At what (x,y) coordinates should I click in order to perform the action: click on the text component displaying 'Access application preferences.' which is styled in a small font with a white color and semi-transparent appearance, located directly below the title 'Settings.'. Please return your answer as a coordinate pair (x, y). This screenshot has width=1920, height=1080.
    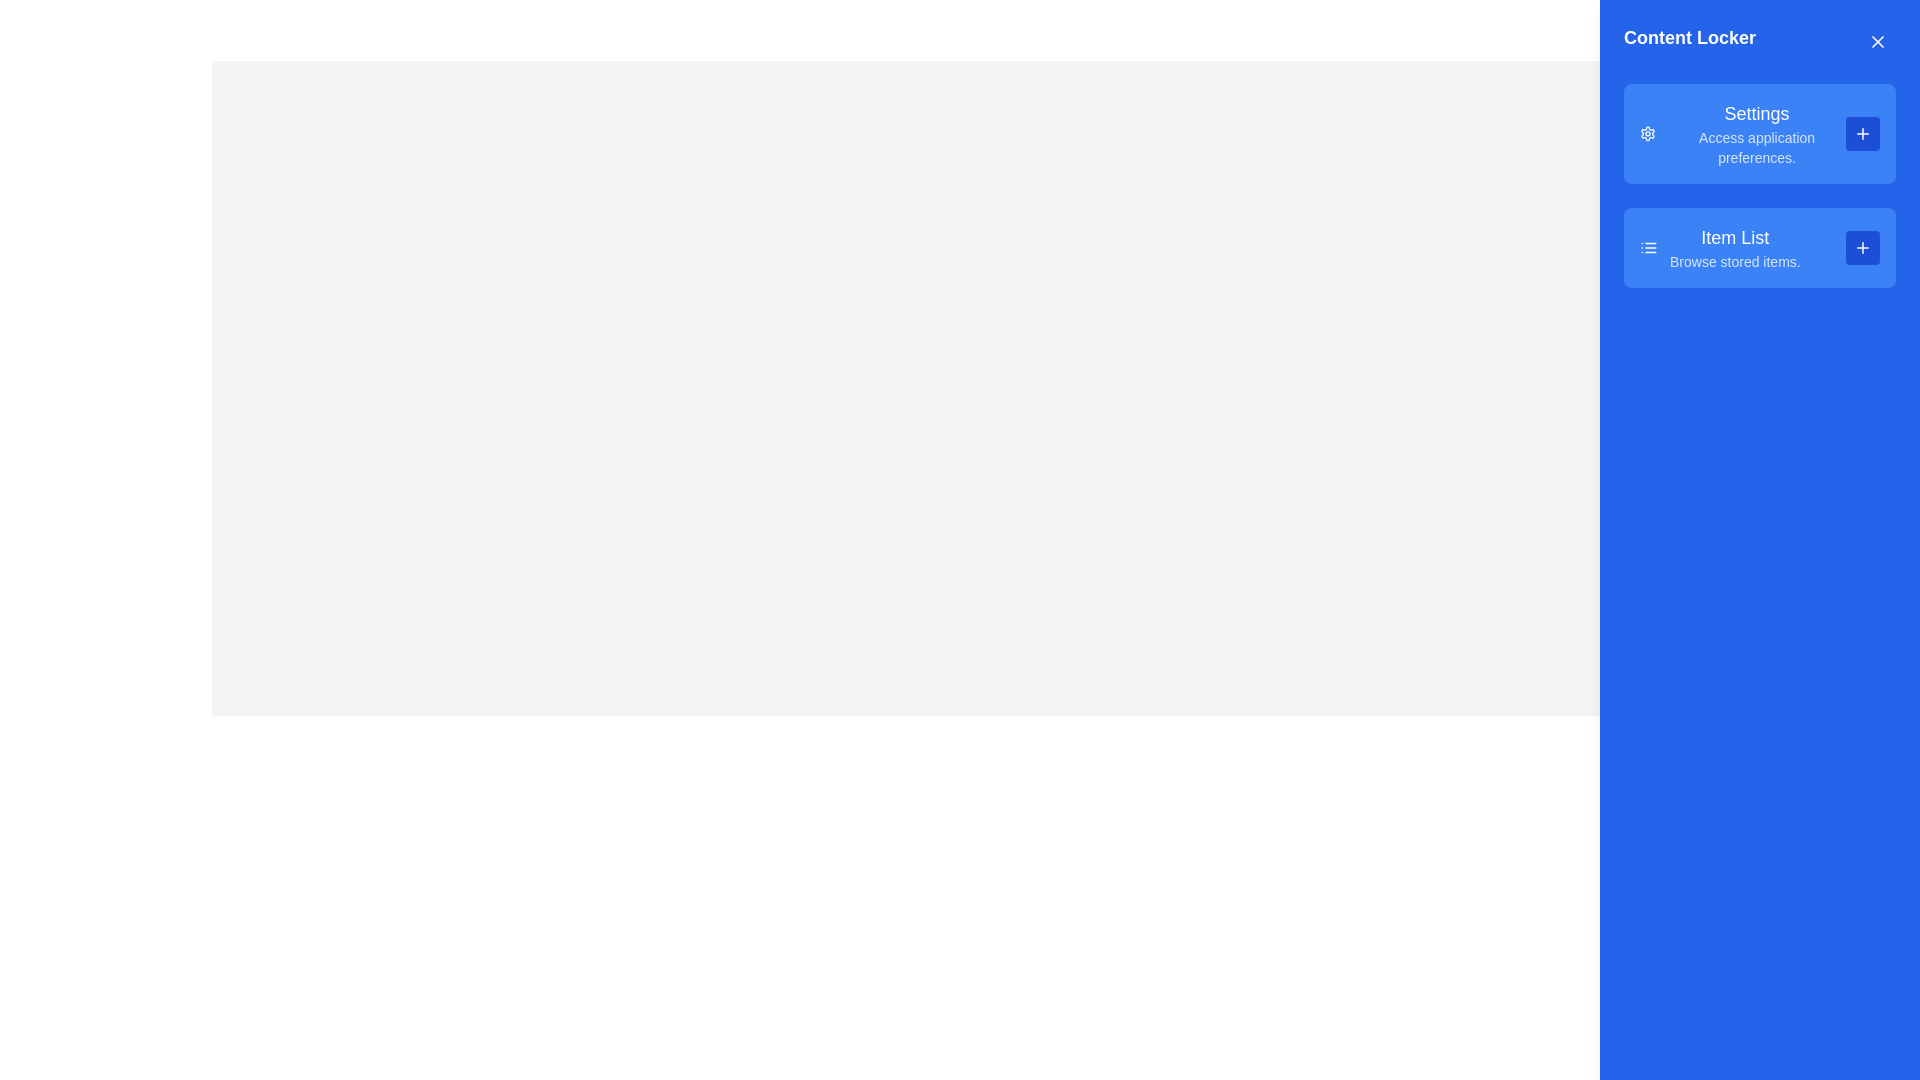
    Looking at the image, I should click on (1756, 146).